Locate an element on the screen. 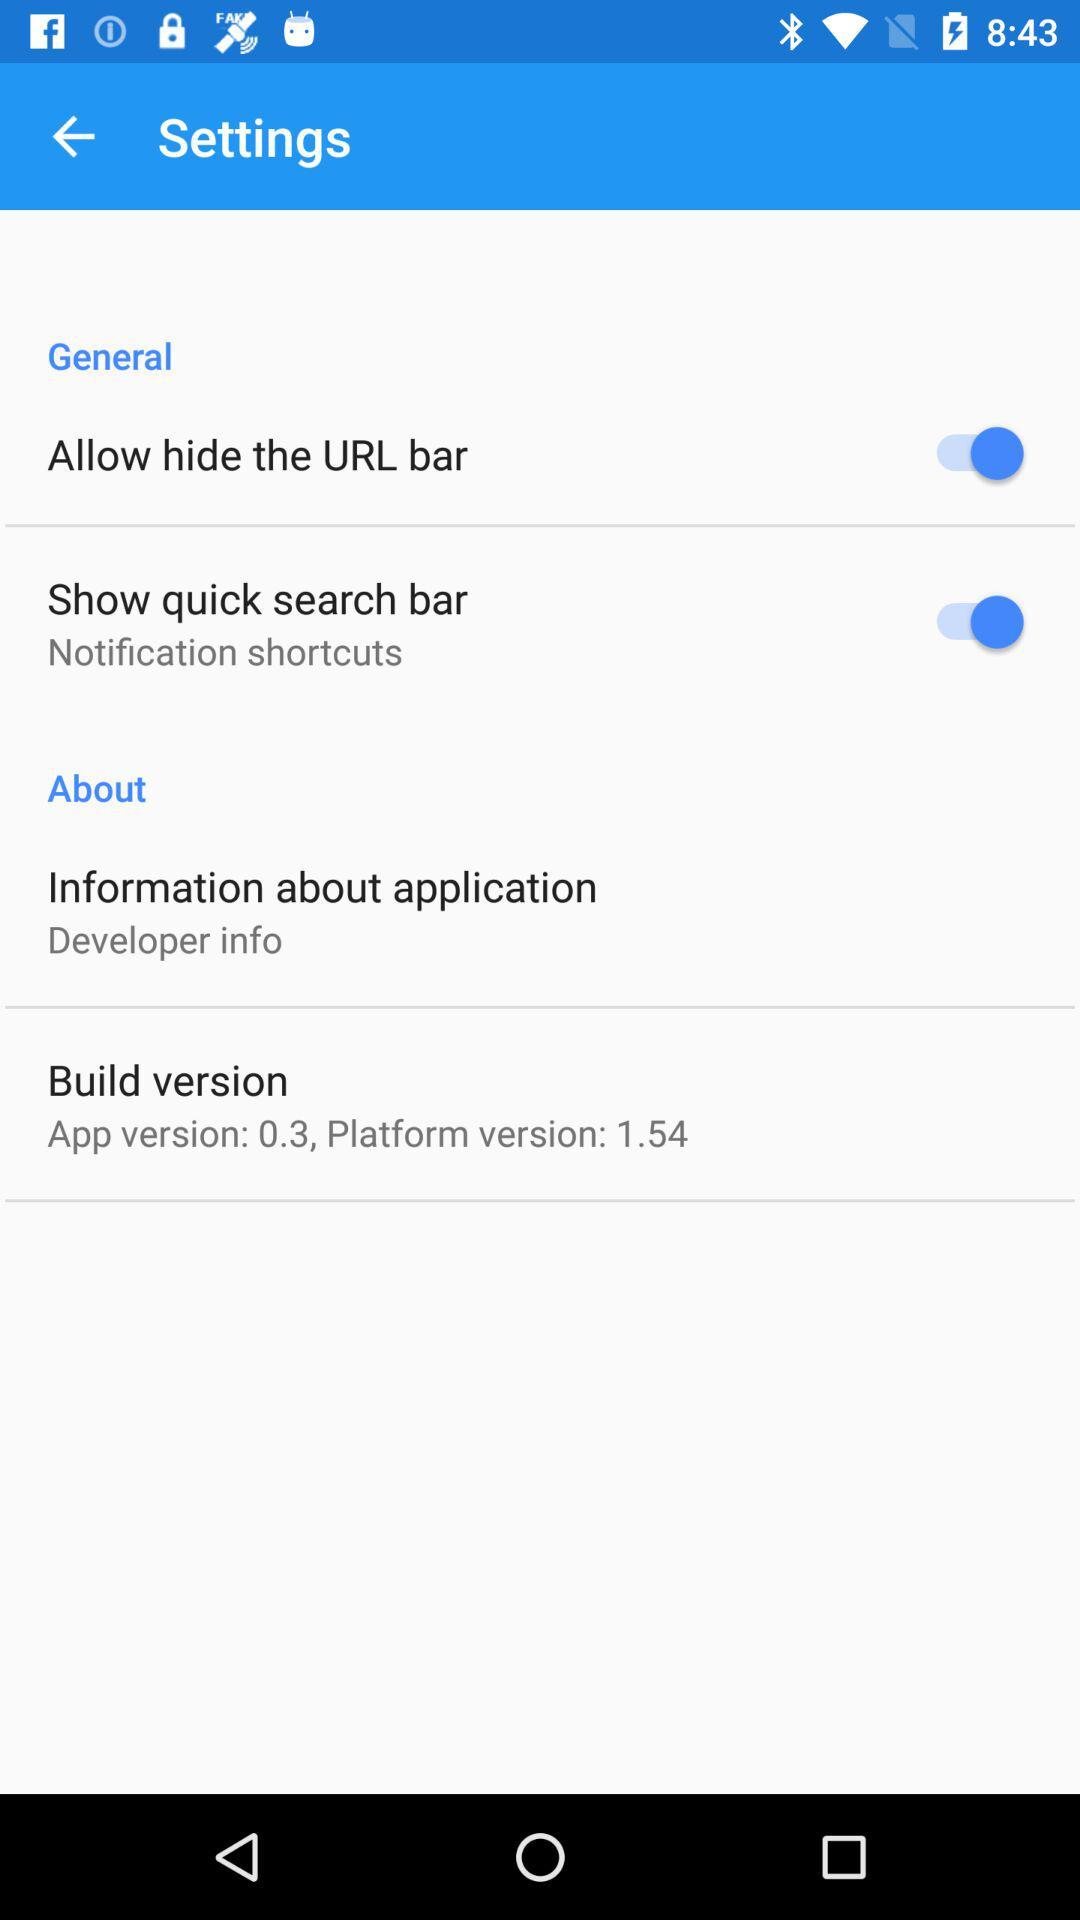 This screenshot has width=1080, height=1920. allow hide the icon is located at coordinates (256, 452).